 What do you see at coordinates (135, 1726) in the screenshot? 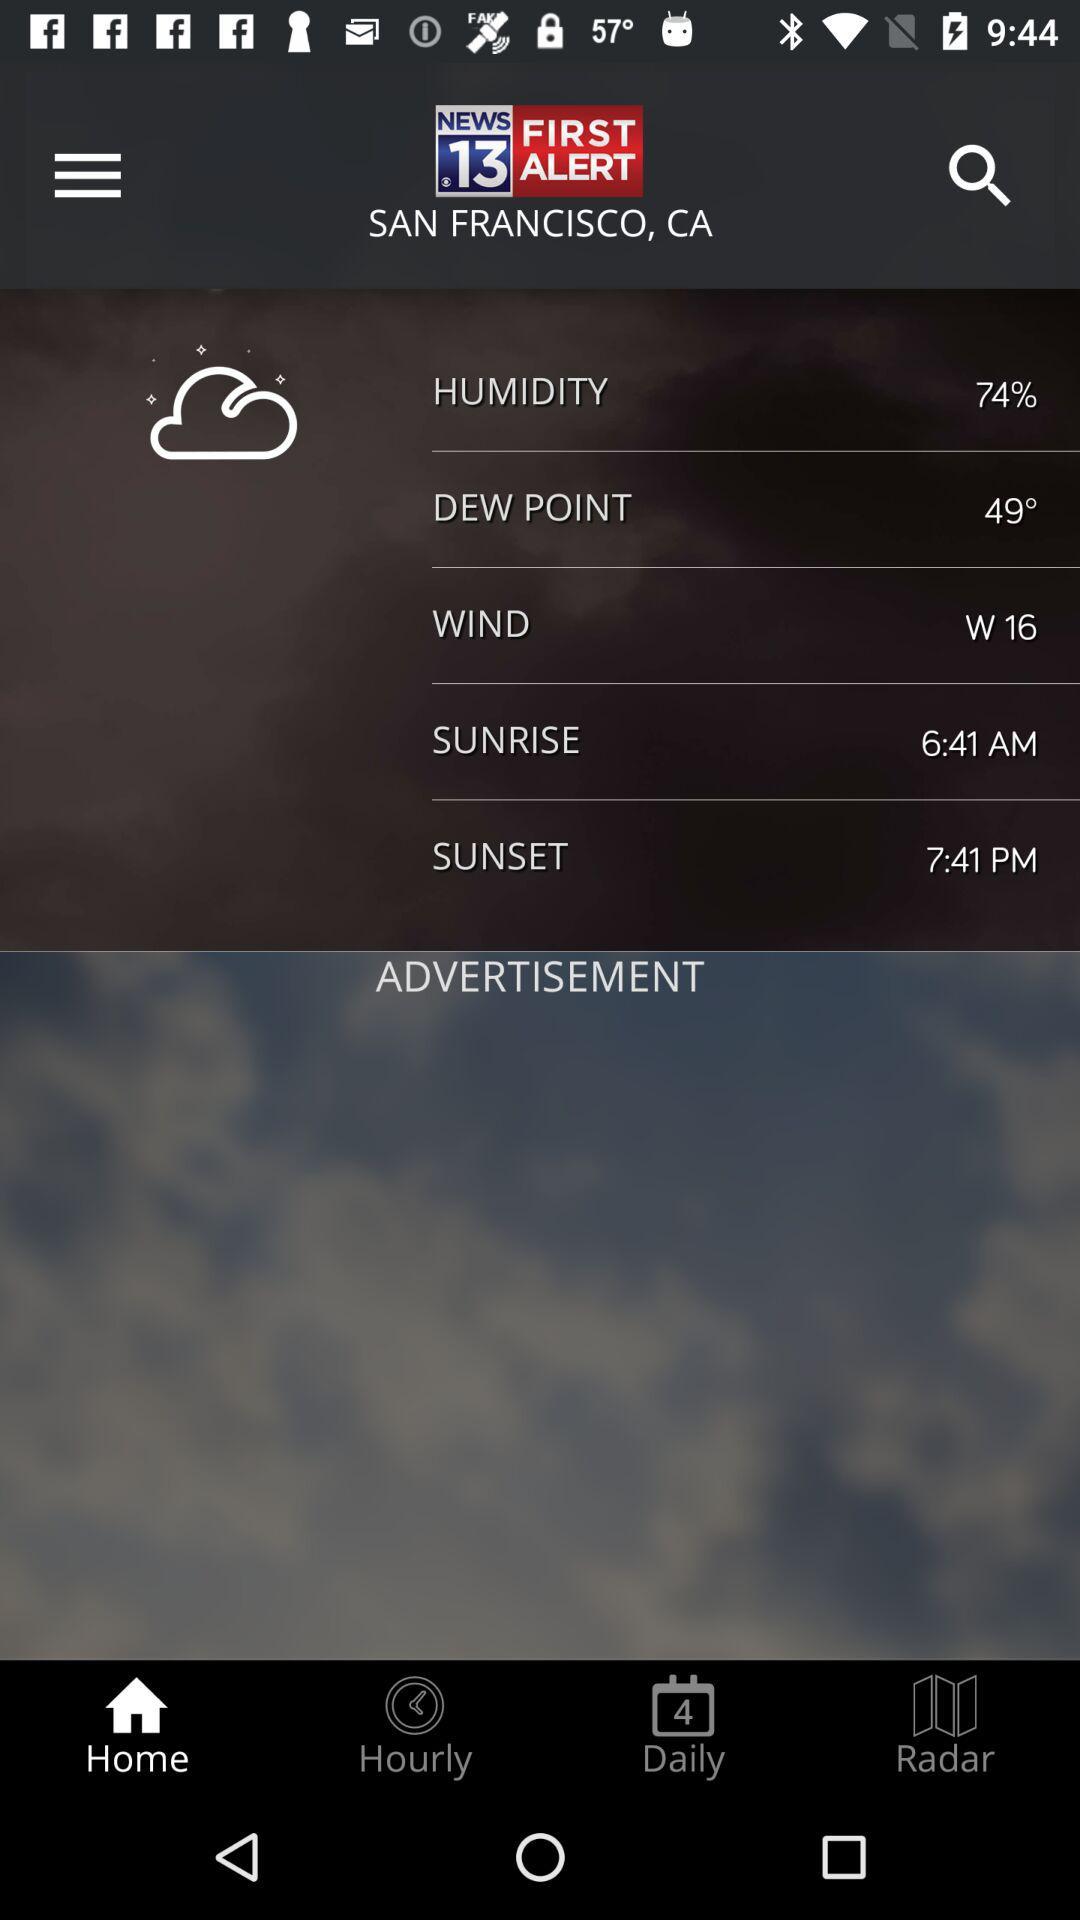
I see `the icon to the left of the hourly` at bounding box center [135, 1726].